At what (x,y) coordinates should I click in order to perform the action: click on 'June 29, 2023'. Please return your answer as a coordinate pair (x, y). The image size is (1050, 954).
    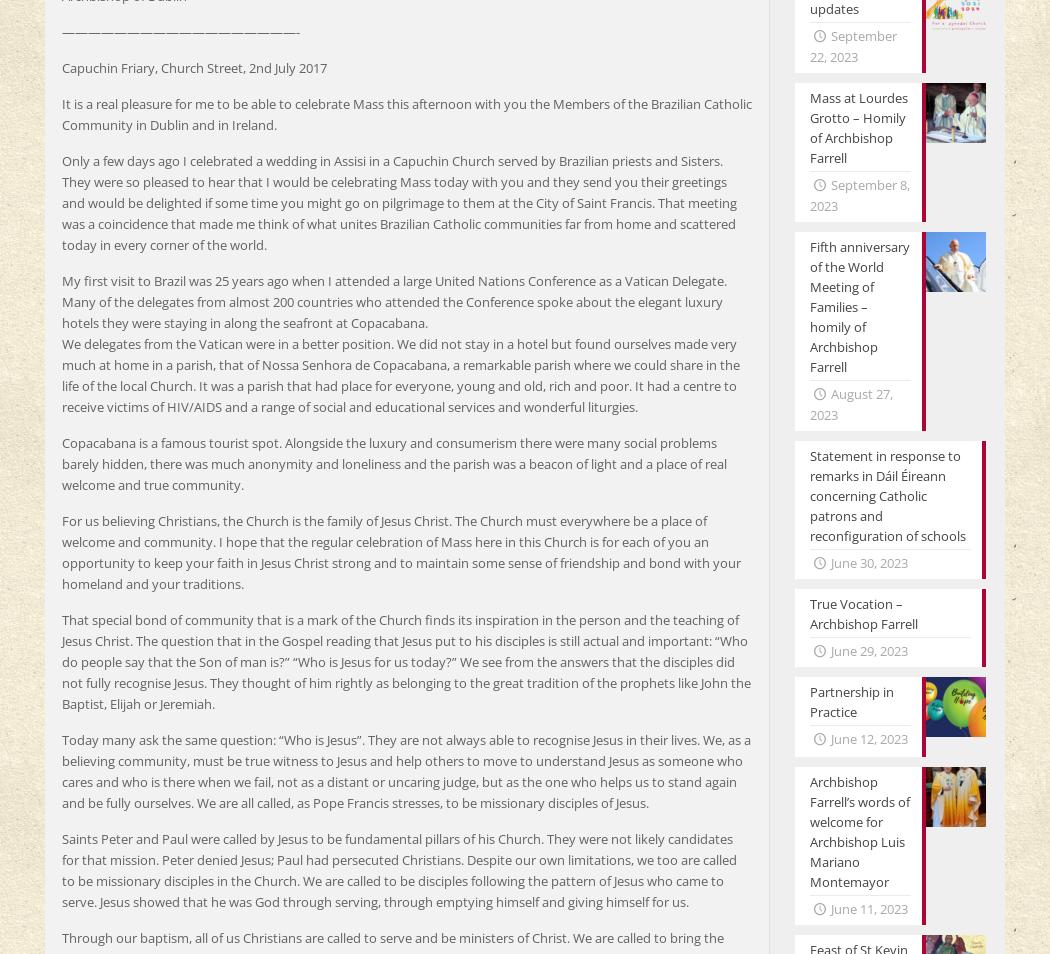
    Looking at the image, I should click on (867, 650).